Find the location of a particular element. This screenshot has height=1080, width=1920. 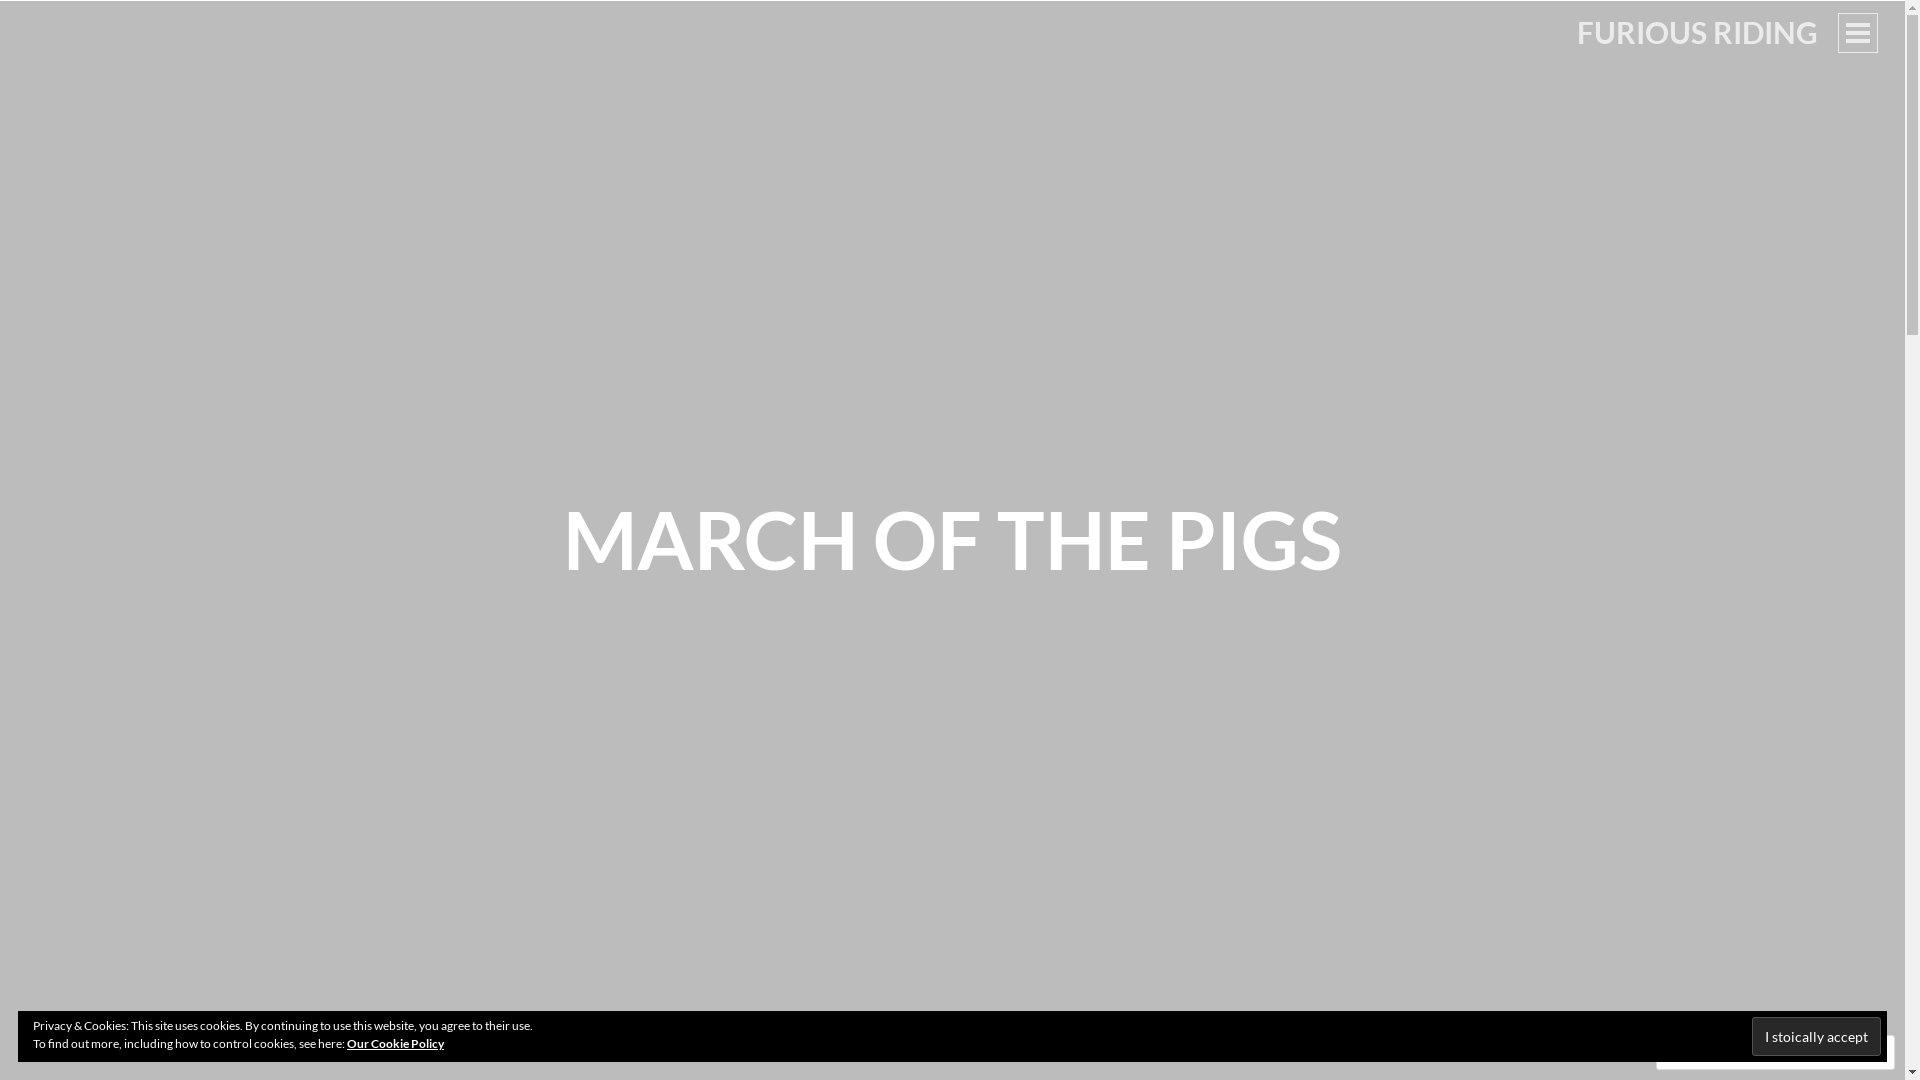

'Follow' is located at coordinates (1810, 1051).